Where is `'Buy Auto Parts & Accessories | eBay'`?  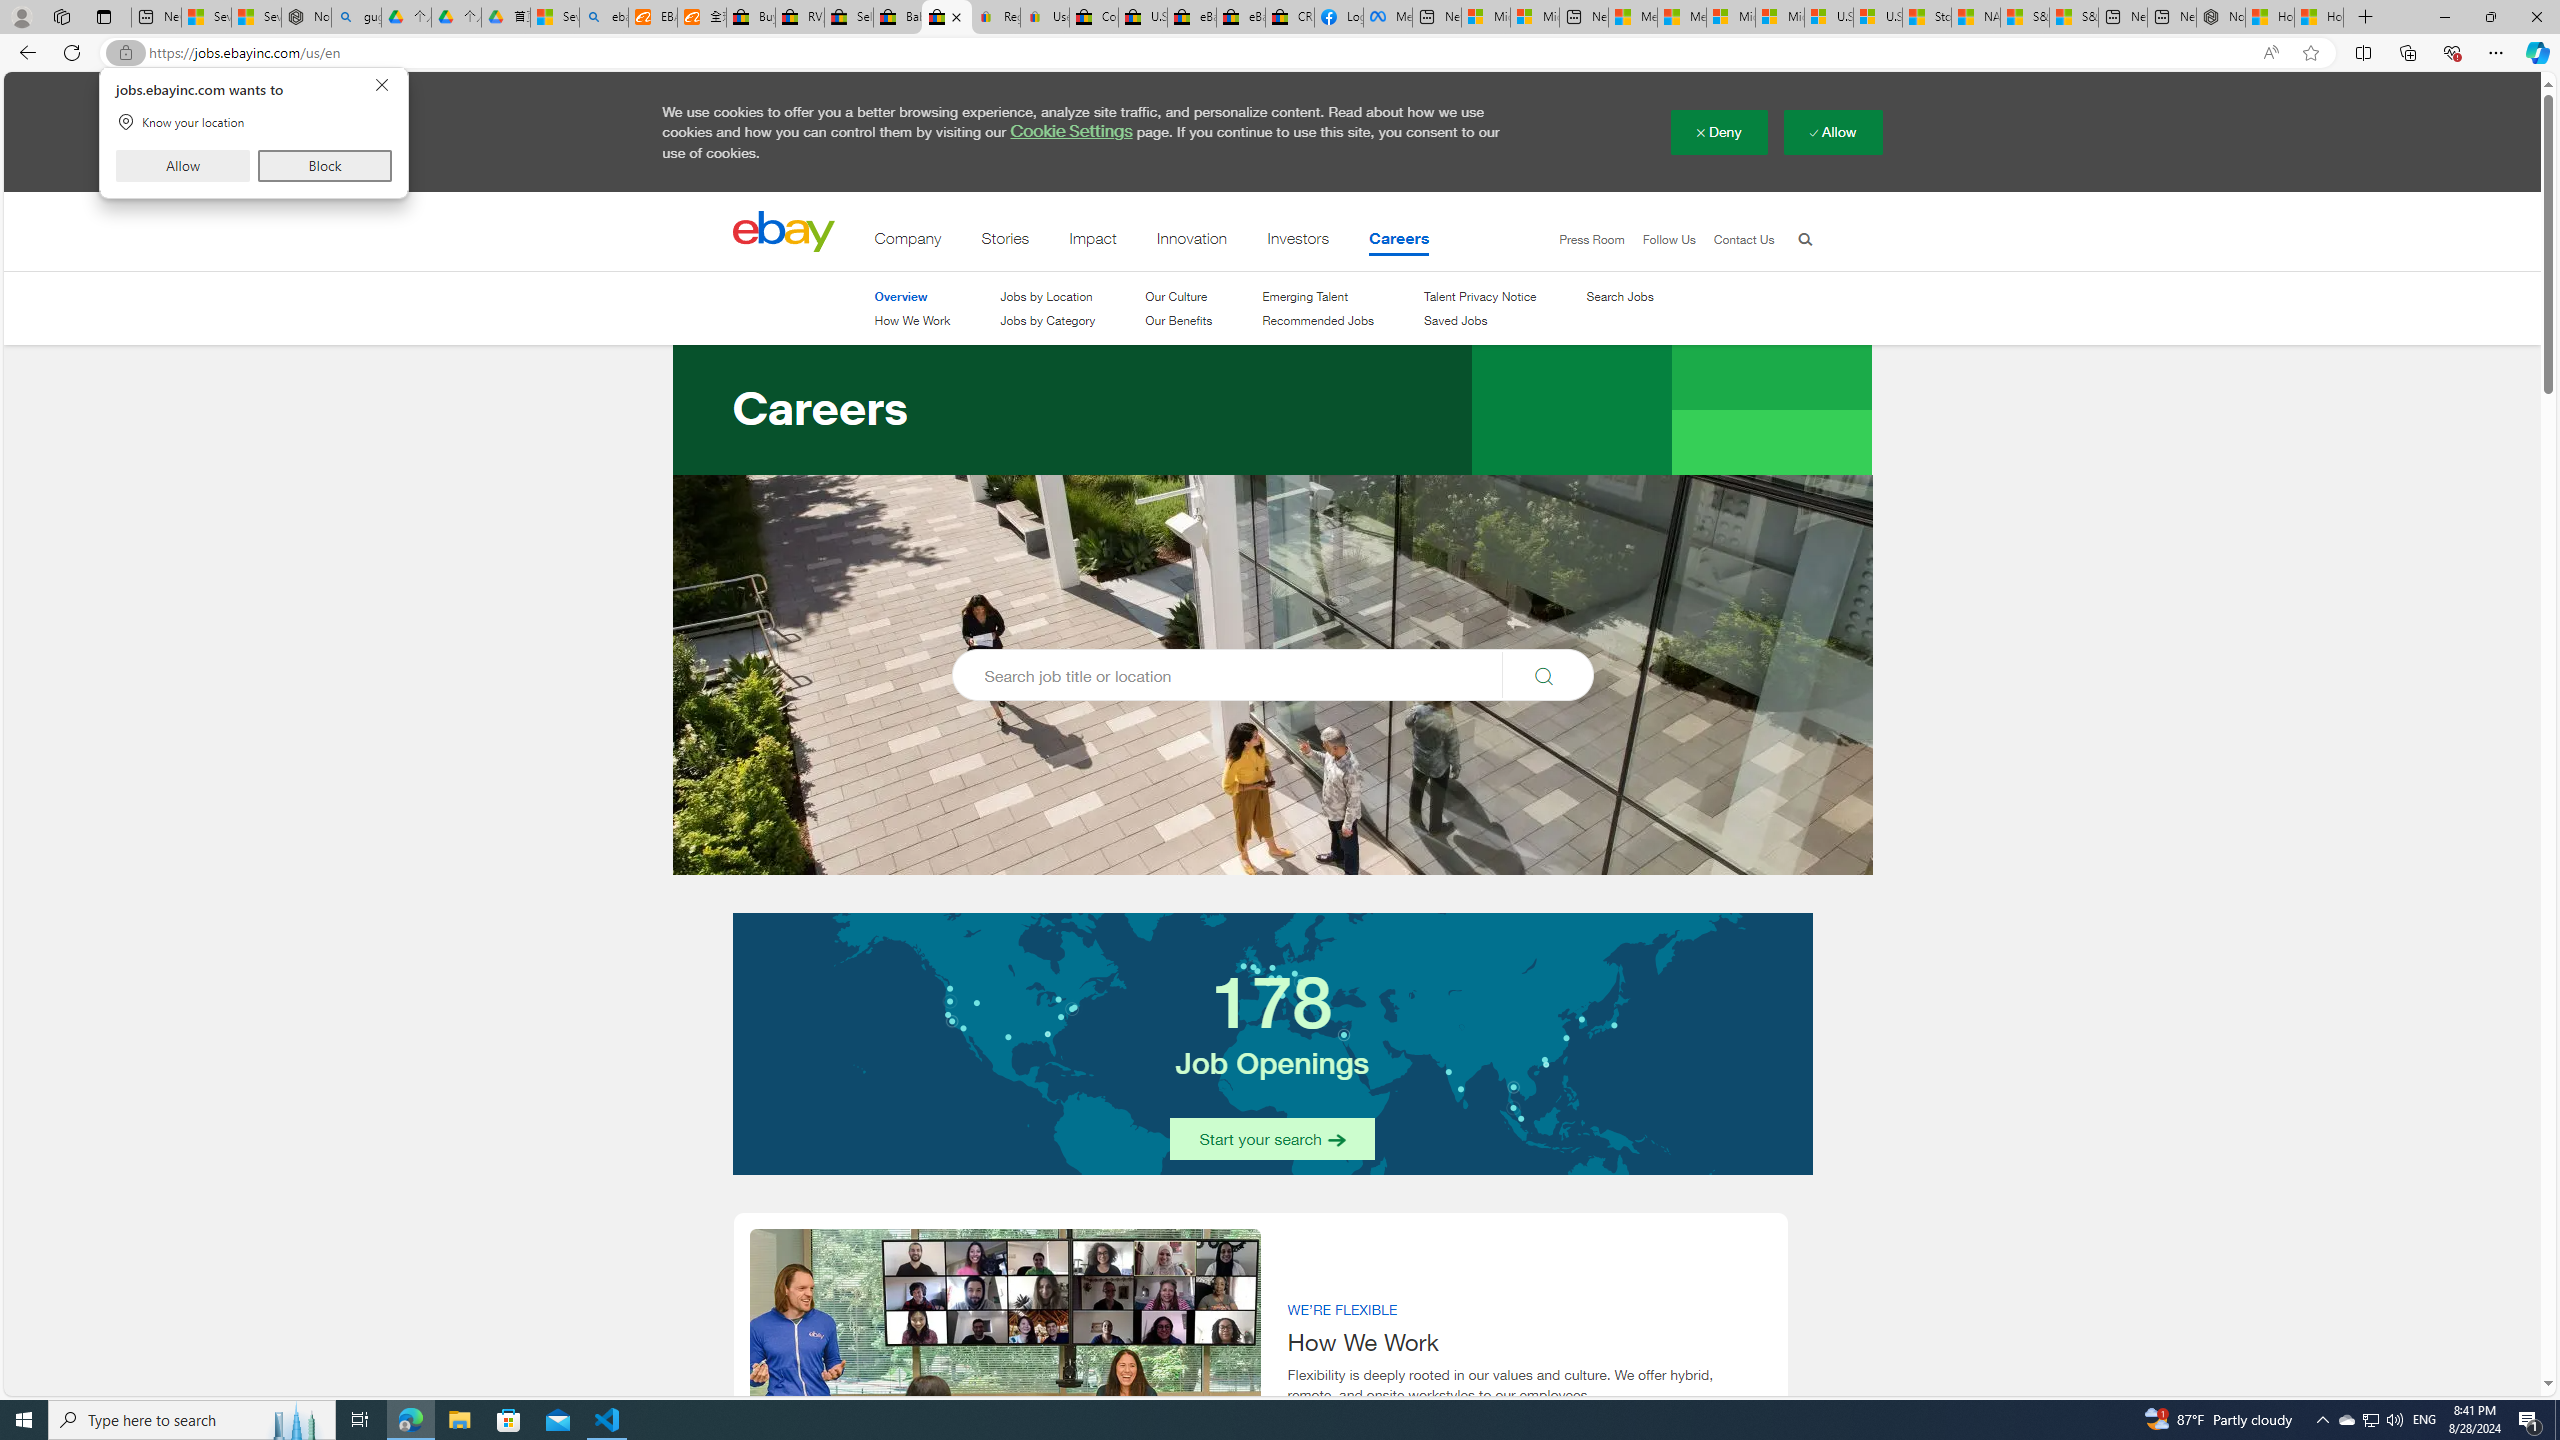 'Buy Auto Parts & Accessories | eBay' is located at coordinates (750, 16).